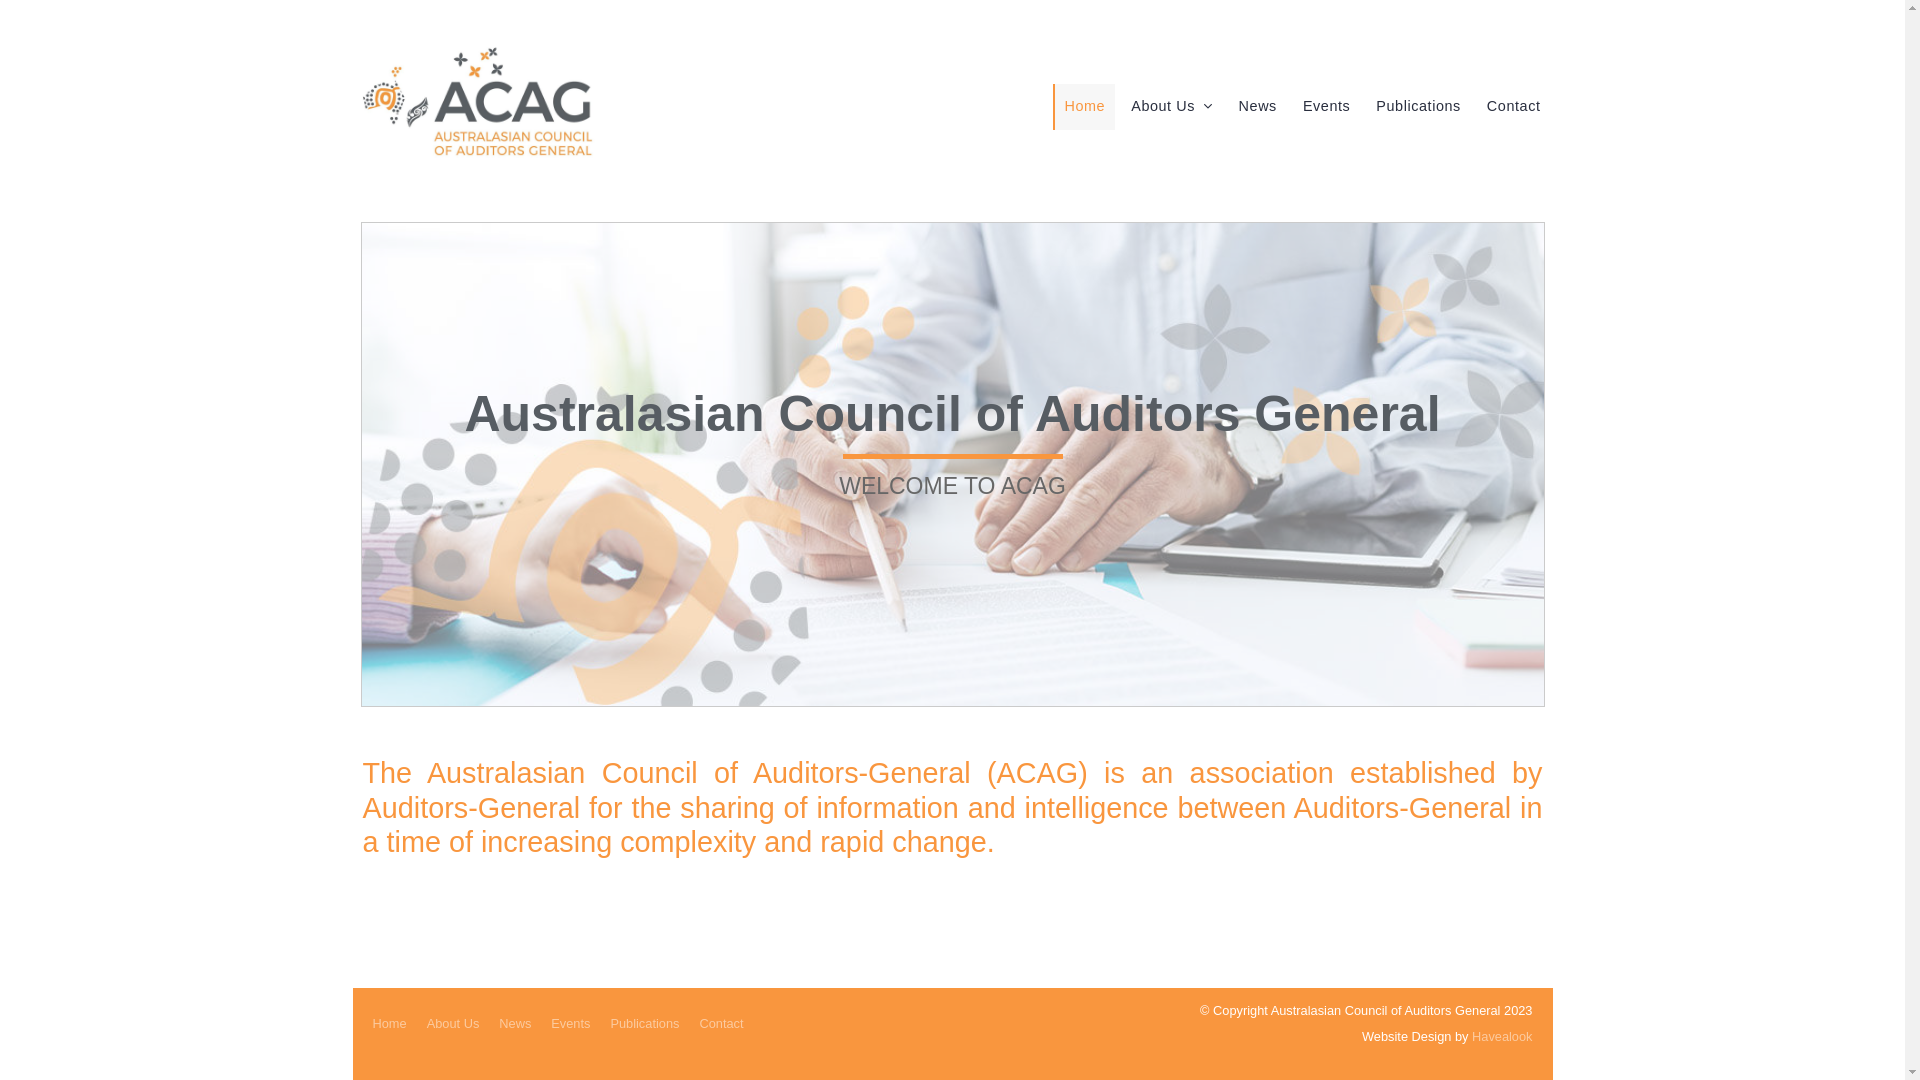  Describe the element at coordinates (1502, 1035) in the screenshot. I see `'Havealook'` at that location.